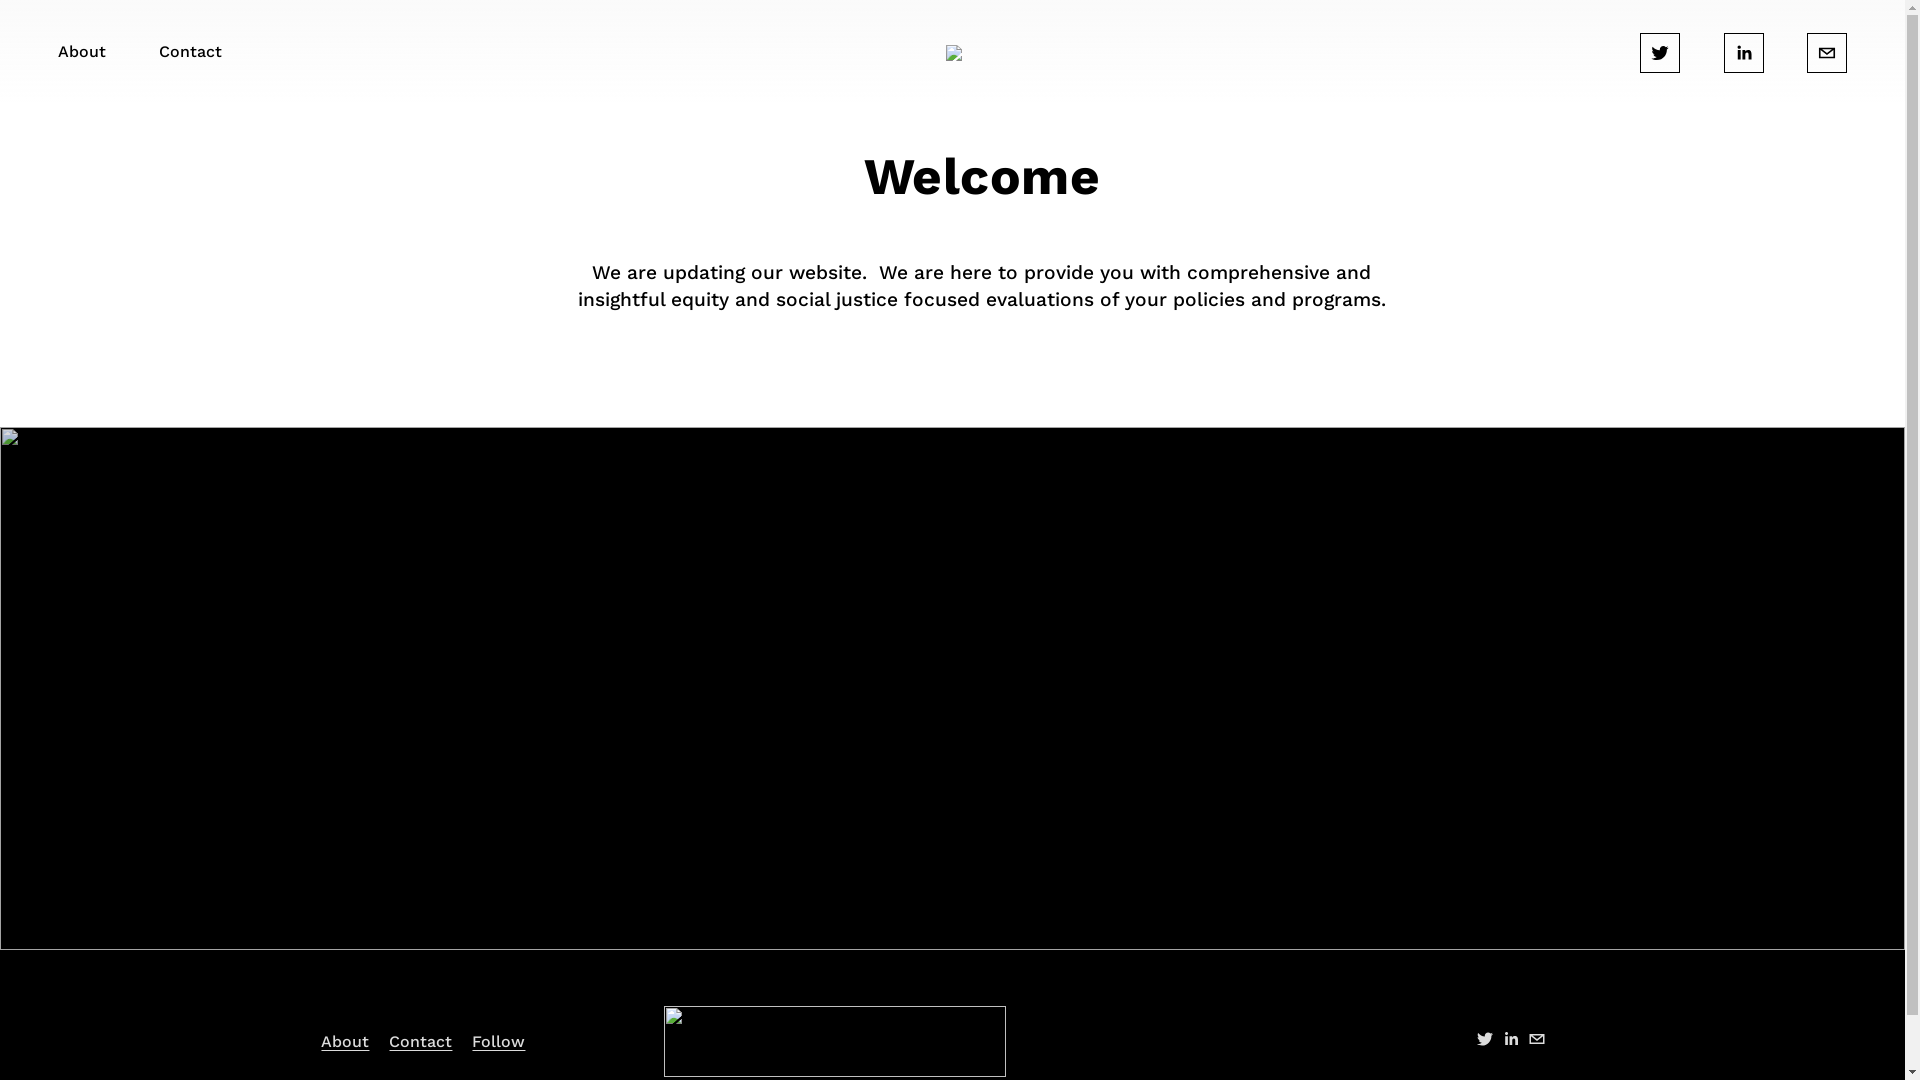 This screenshot has width=1920, height=1080. What do you see at coordinates (57, 52) in the screenshot?
I see `'About'` at bounding box center [57, 52].